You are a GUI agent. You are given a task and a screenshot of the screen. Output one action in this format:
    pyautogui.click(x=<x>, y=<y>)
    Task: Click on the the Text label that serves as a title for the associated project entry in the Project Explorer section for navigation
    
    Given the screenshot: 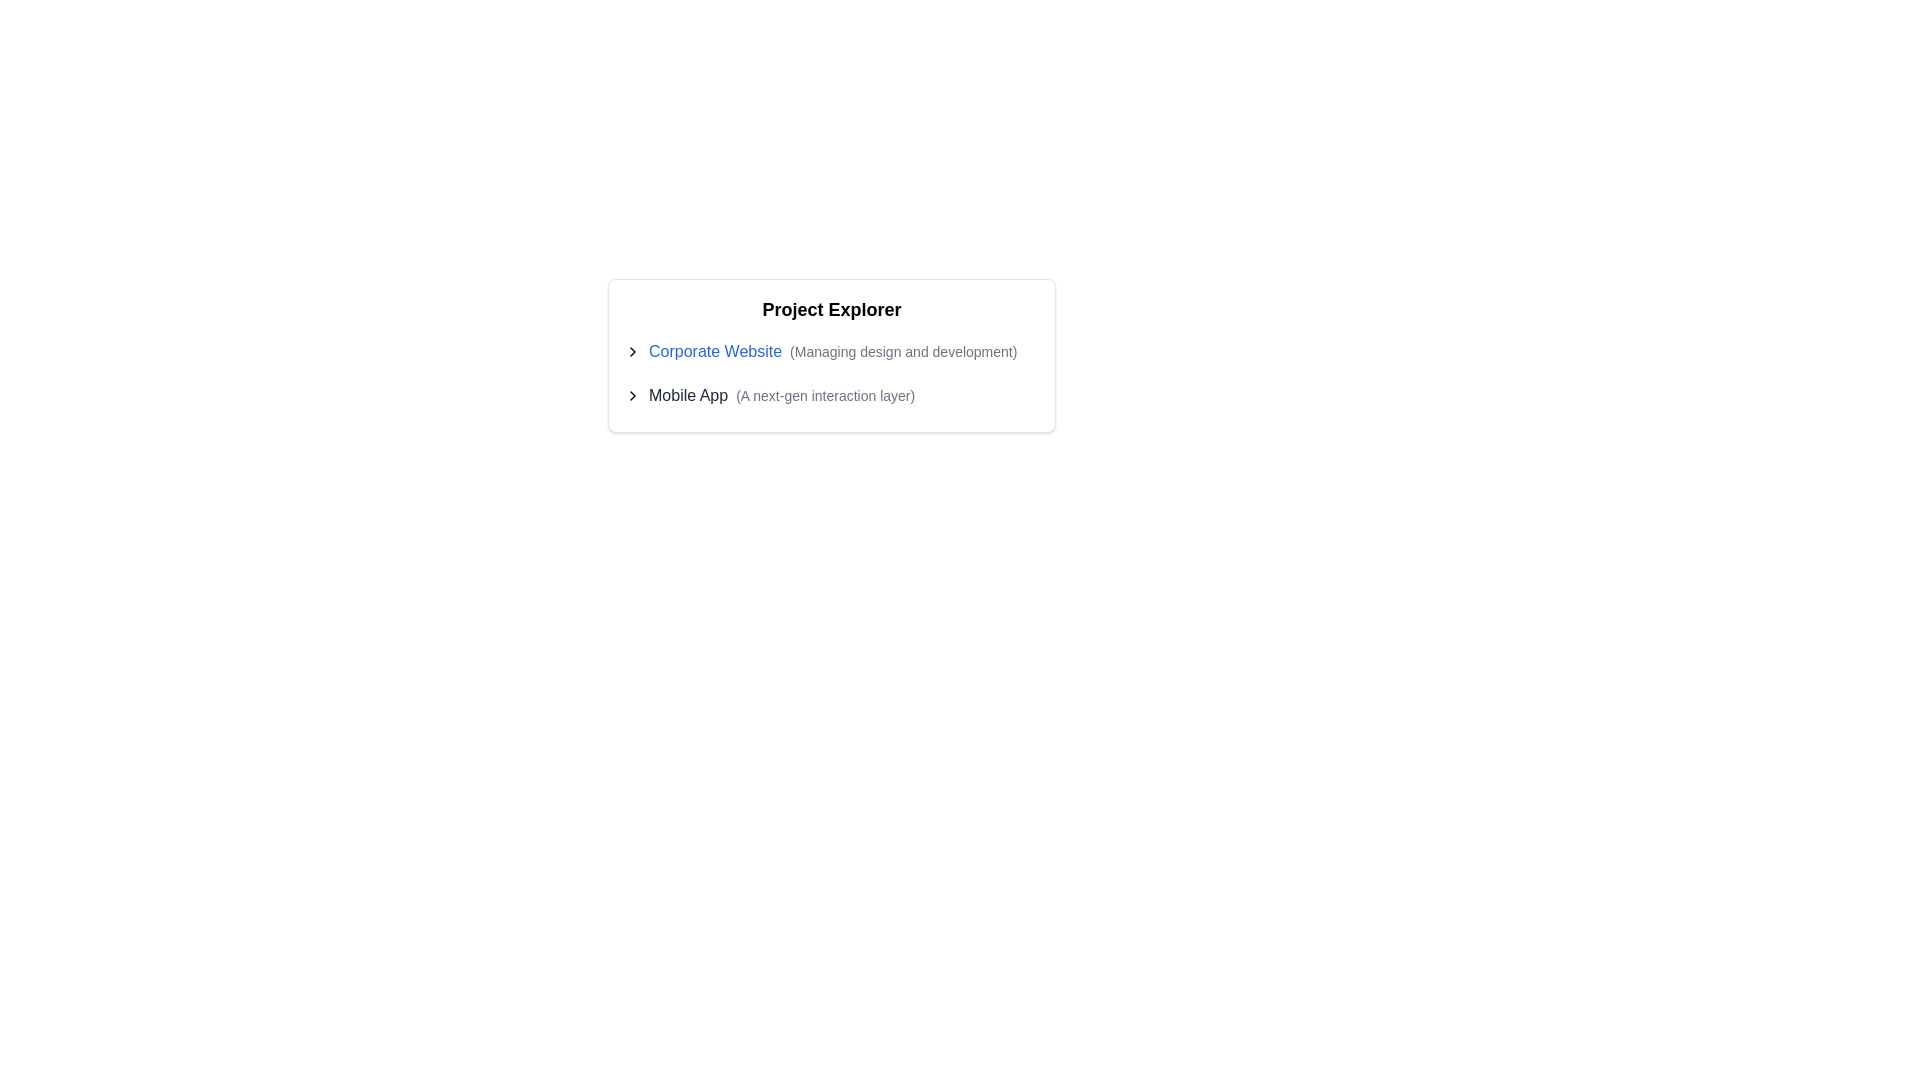 What is the action you would take?
    pyautogui.click(x=715, y=350)
    